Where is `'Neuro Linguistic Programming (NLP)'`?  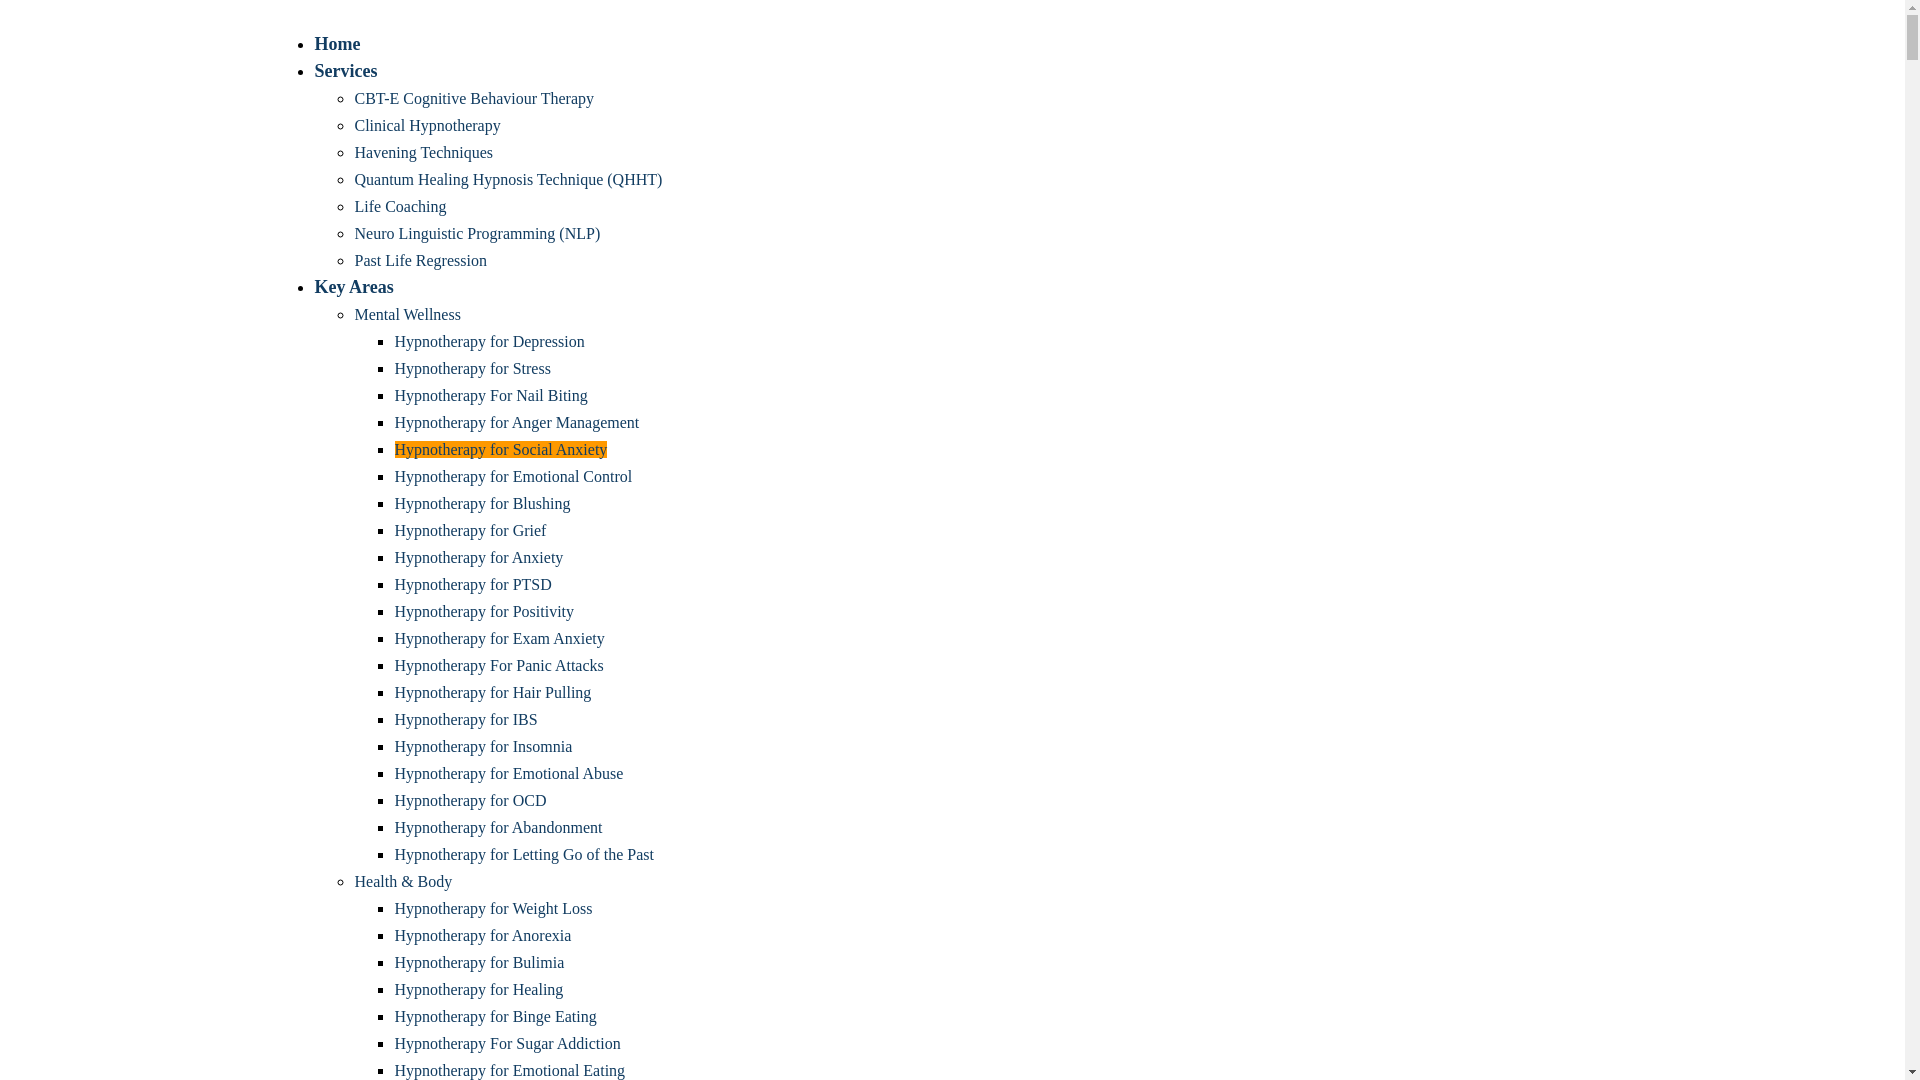 'Neuro Linguistic Programming (NLP)' is located at coordinates (475, 232).